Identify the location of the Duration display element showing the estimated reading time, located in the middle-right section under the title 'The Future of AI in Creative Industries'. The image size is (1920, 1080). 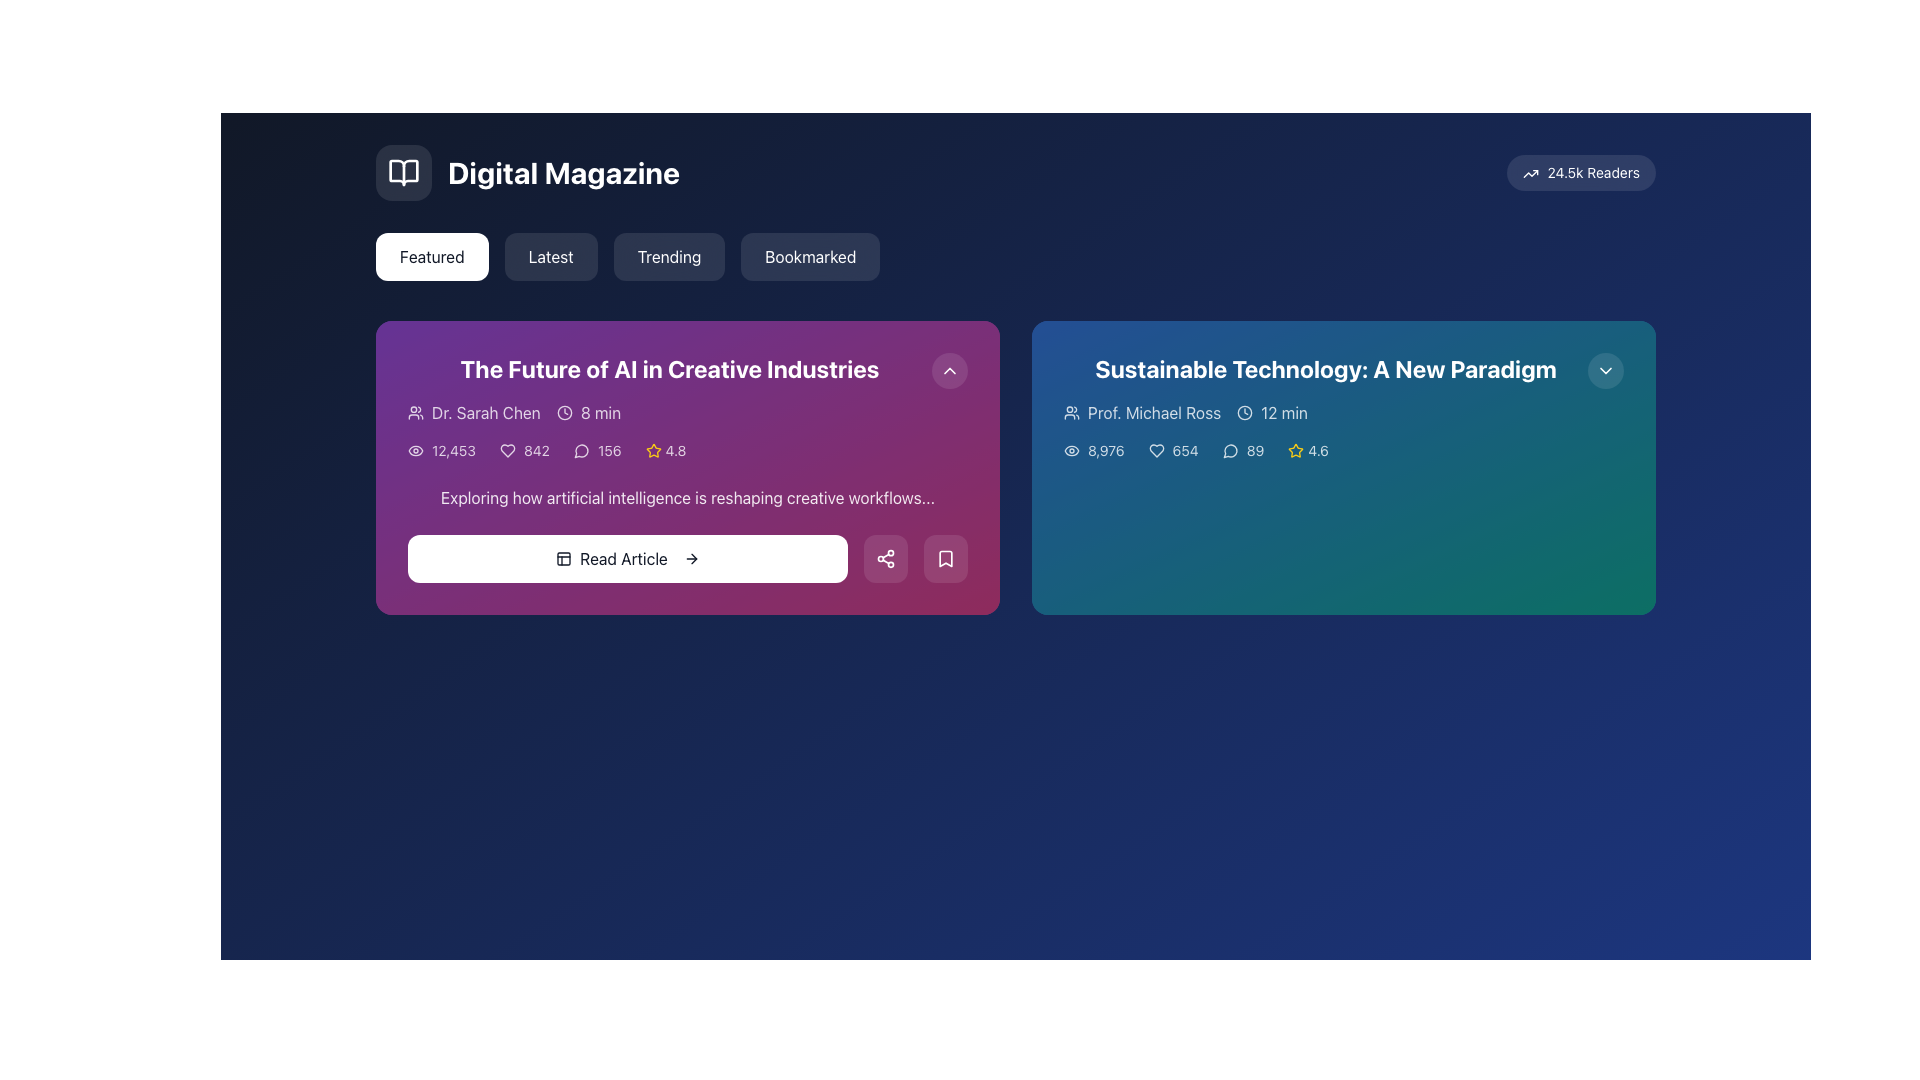
(588, 411).